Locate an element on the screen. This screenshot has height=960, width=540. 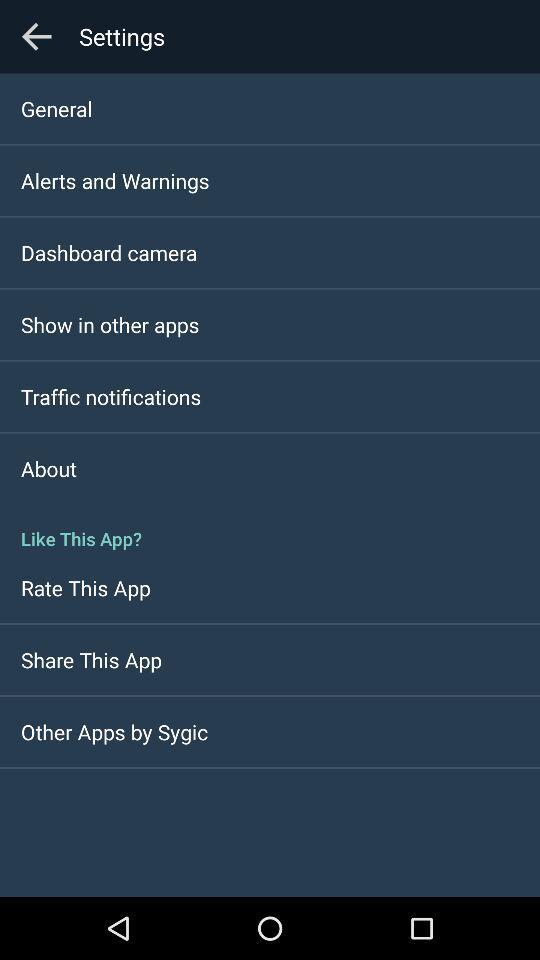
app below show in other icon is located at coordinates (111, 395).